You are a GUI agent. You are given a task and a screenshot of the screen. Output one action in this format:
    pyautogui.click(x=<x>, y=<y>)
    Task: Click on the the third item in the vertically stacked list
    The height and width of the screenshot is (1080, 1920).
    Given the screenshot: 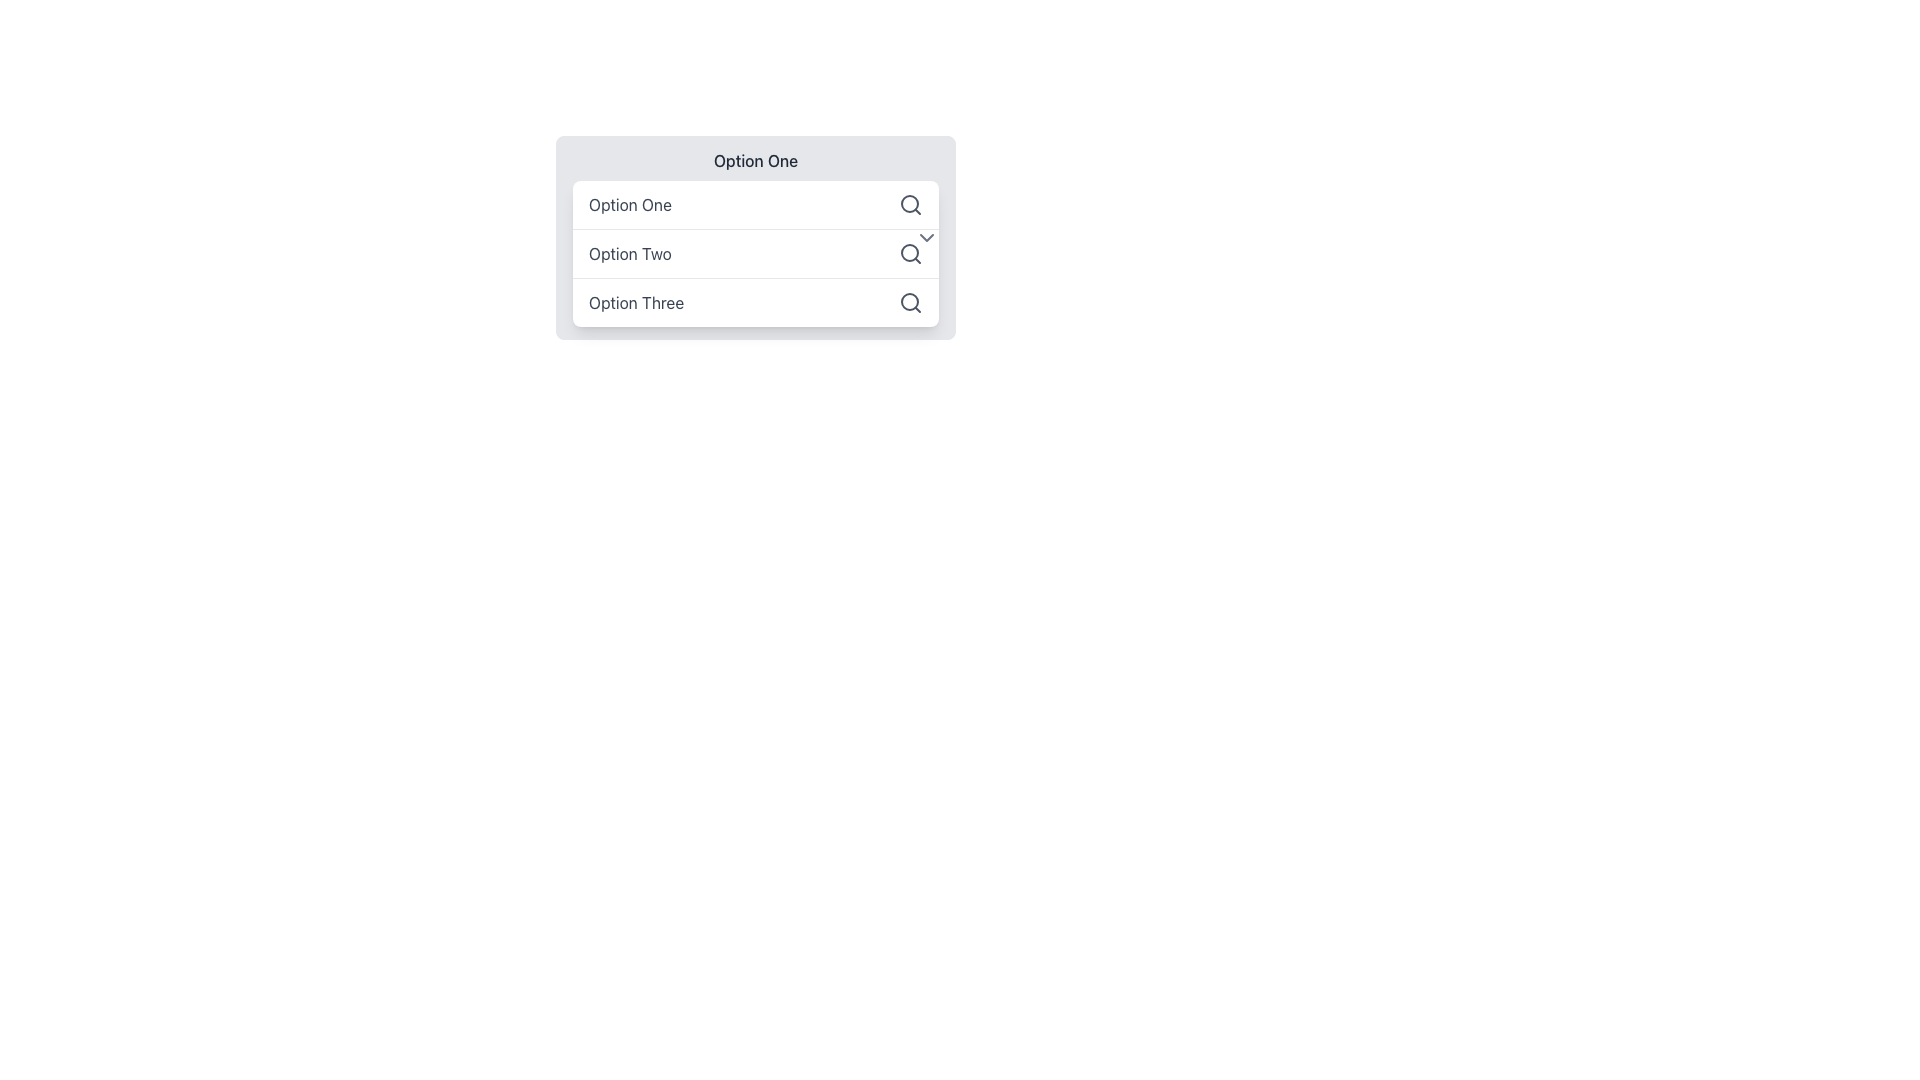 What is the action you would take?
    pyautogui.click(x=754, y=302)
    